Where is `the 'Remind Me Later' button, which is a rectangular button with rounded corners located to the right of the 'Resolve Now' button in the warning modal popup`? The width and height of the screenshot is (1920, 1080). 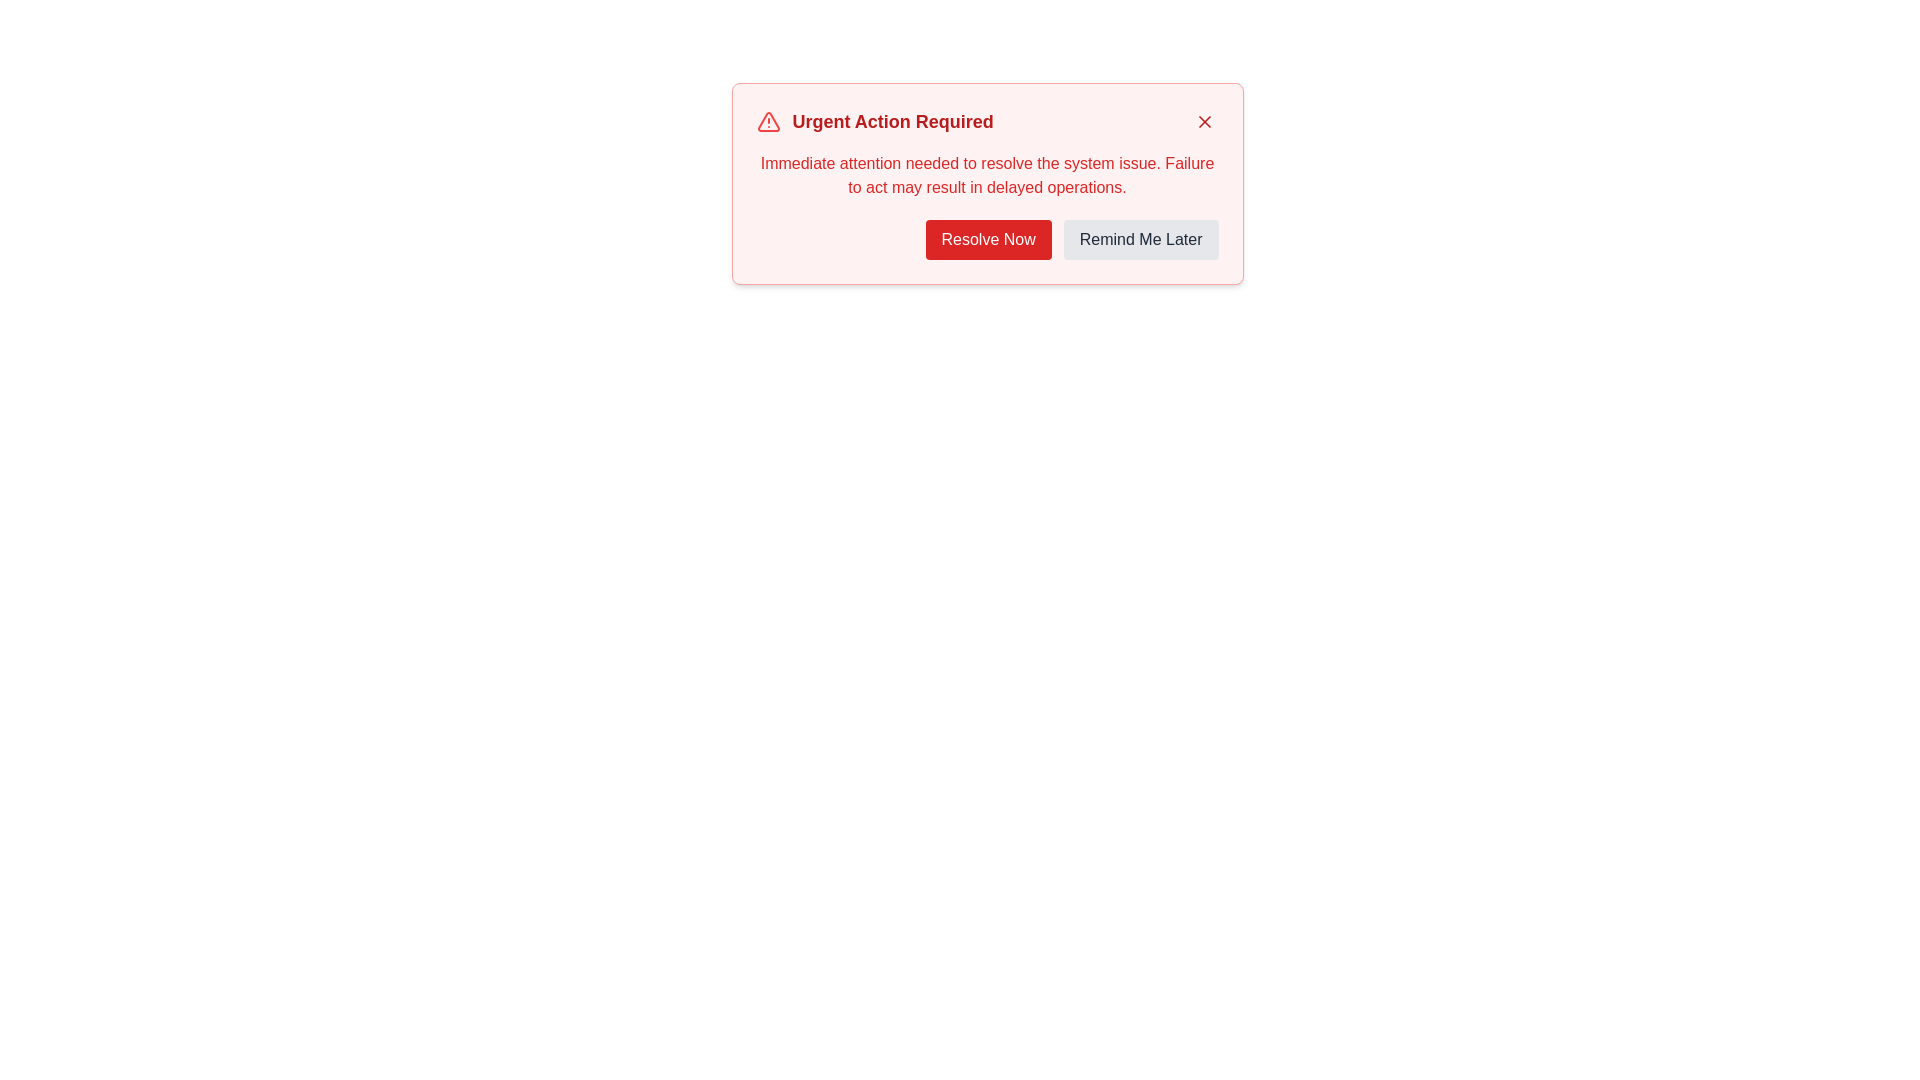
the 'Remind Me Later' button, which is a rectangular button with rounded corners located to the right of the 'Resolve Now' button in the warning modal popup is located at coordinates (1141, 238).